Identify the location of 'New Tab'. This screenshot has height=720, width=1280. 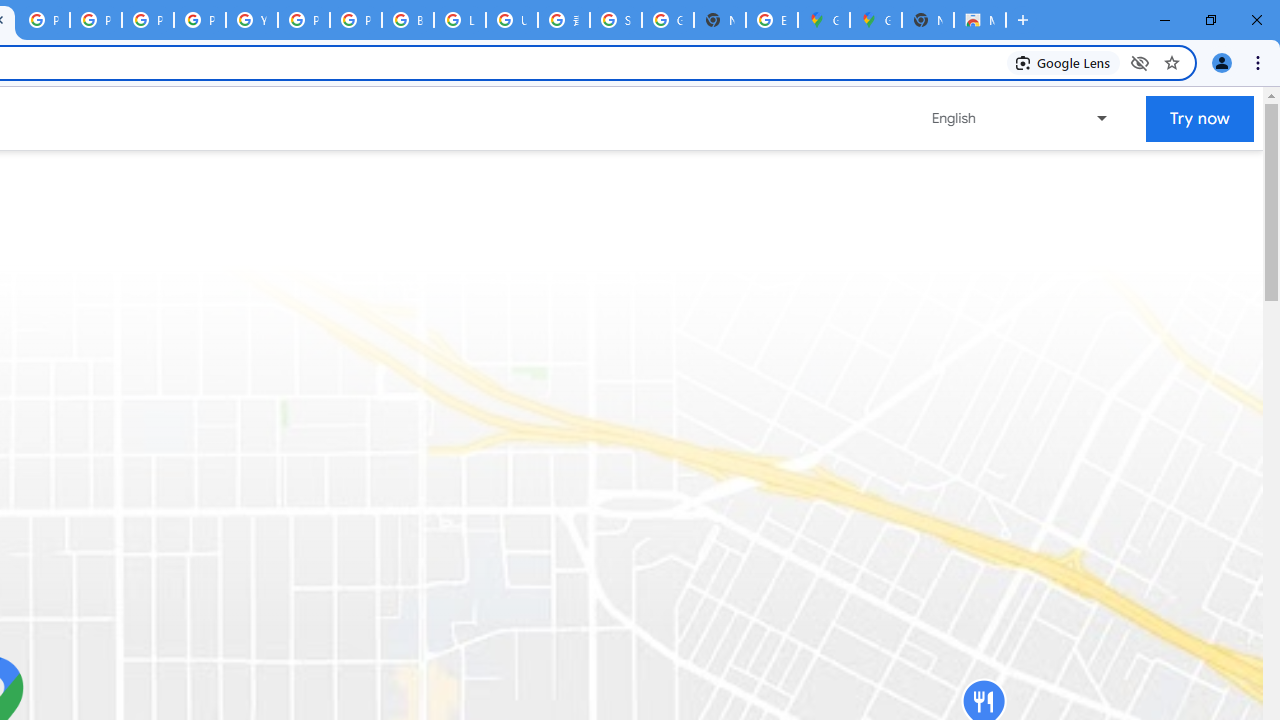
(927, 20).